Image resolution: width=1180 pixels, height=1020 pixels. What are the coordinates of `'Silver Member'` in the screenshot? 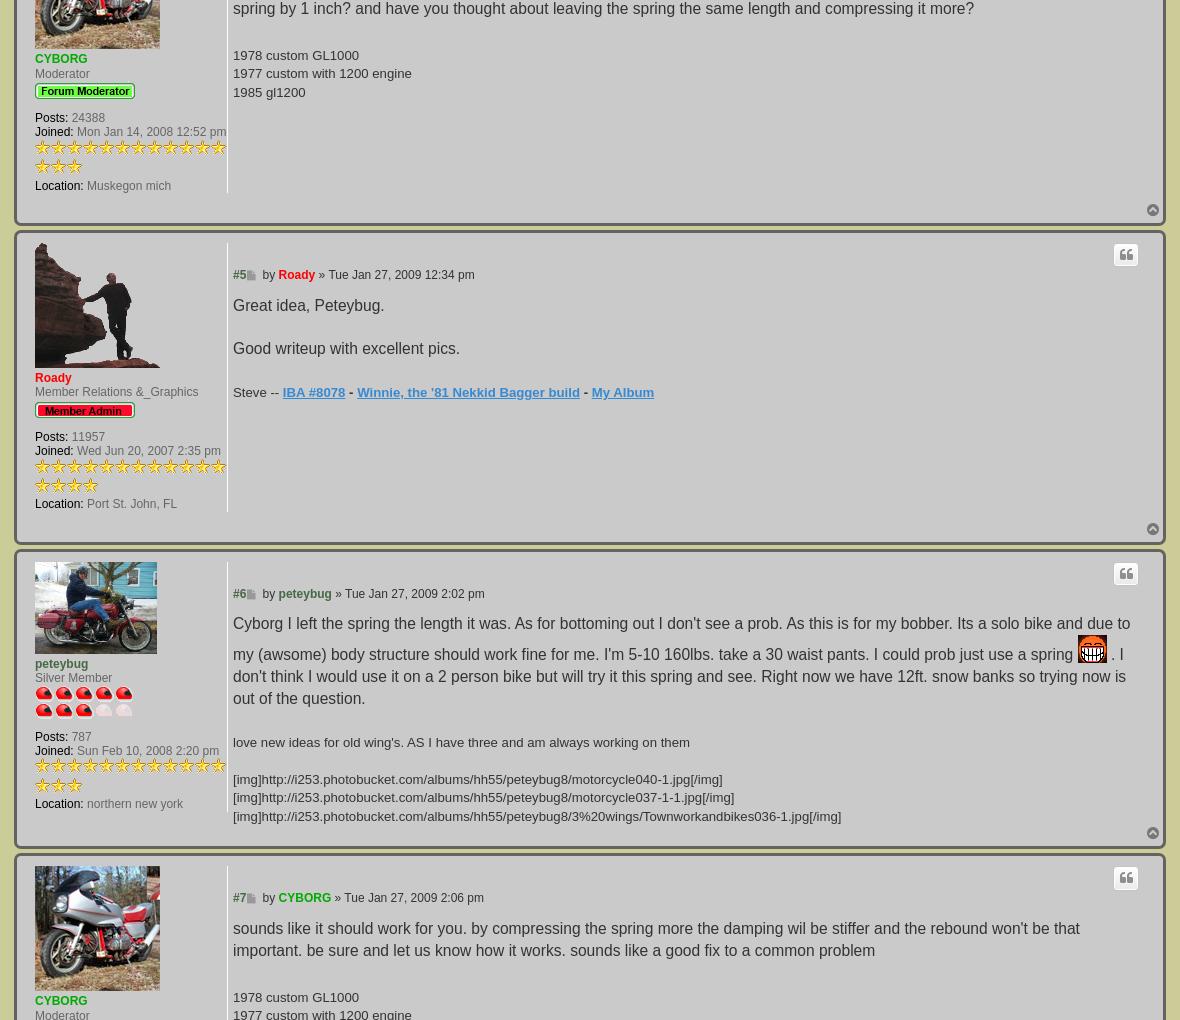 It's located at (72, 677).